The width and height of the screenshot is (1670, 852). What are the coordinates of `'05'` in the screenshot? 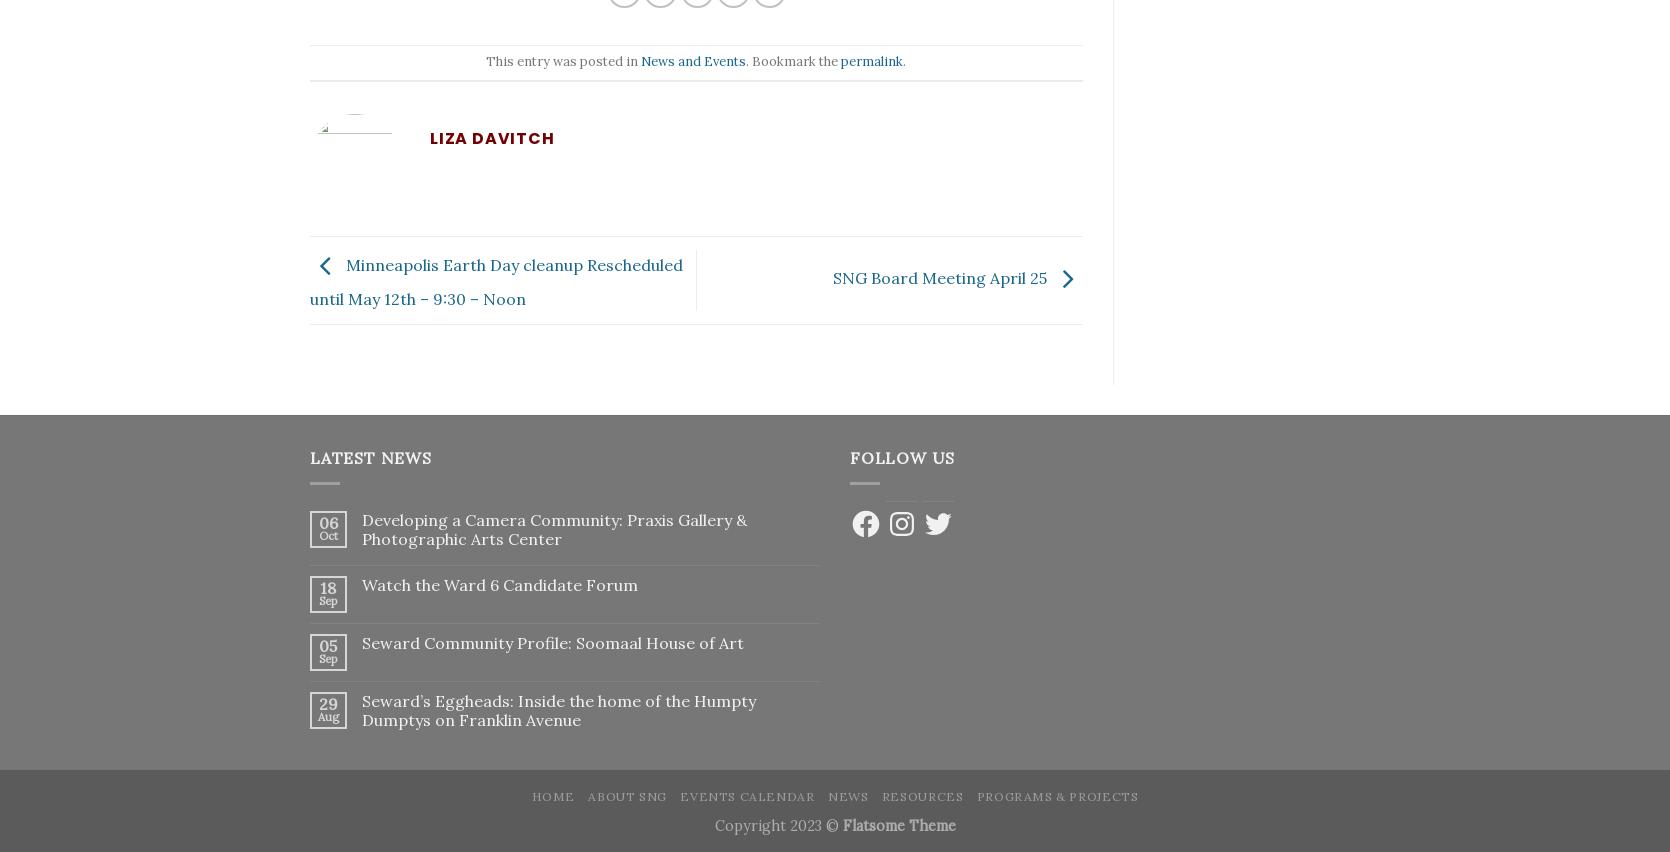 It's located at (317, 643).